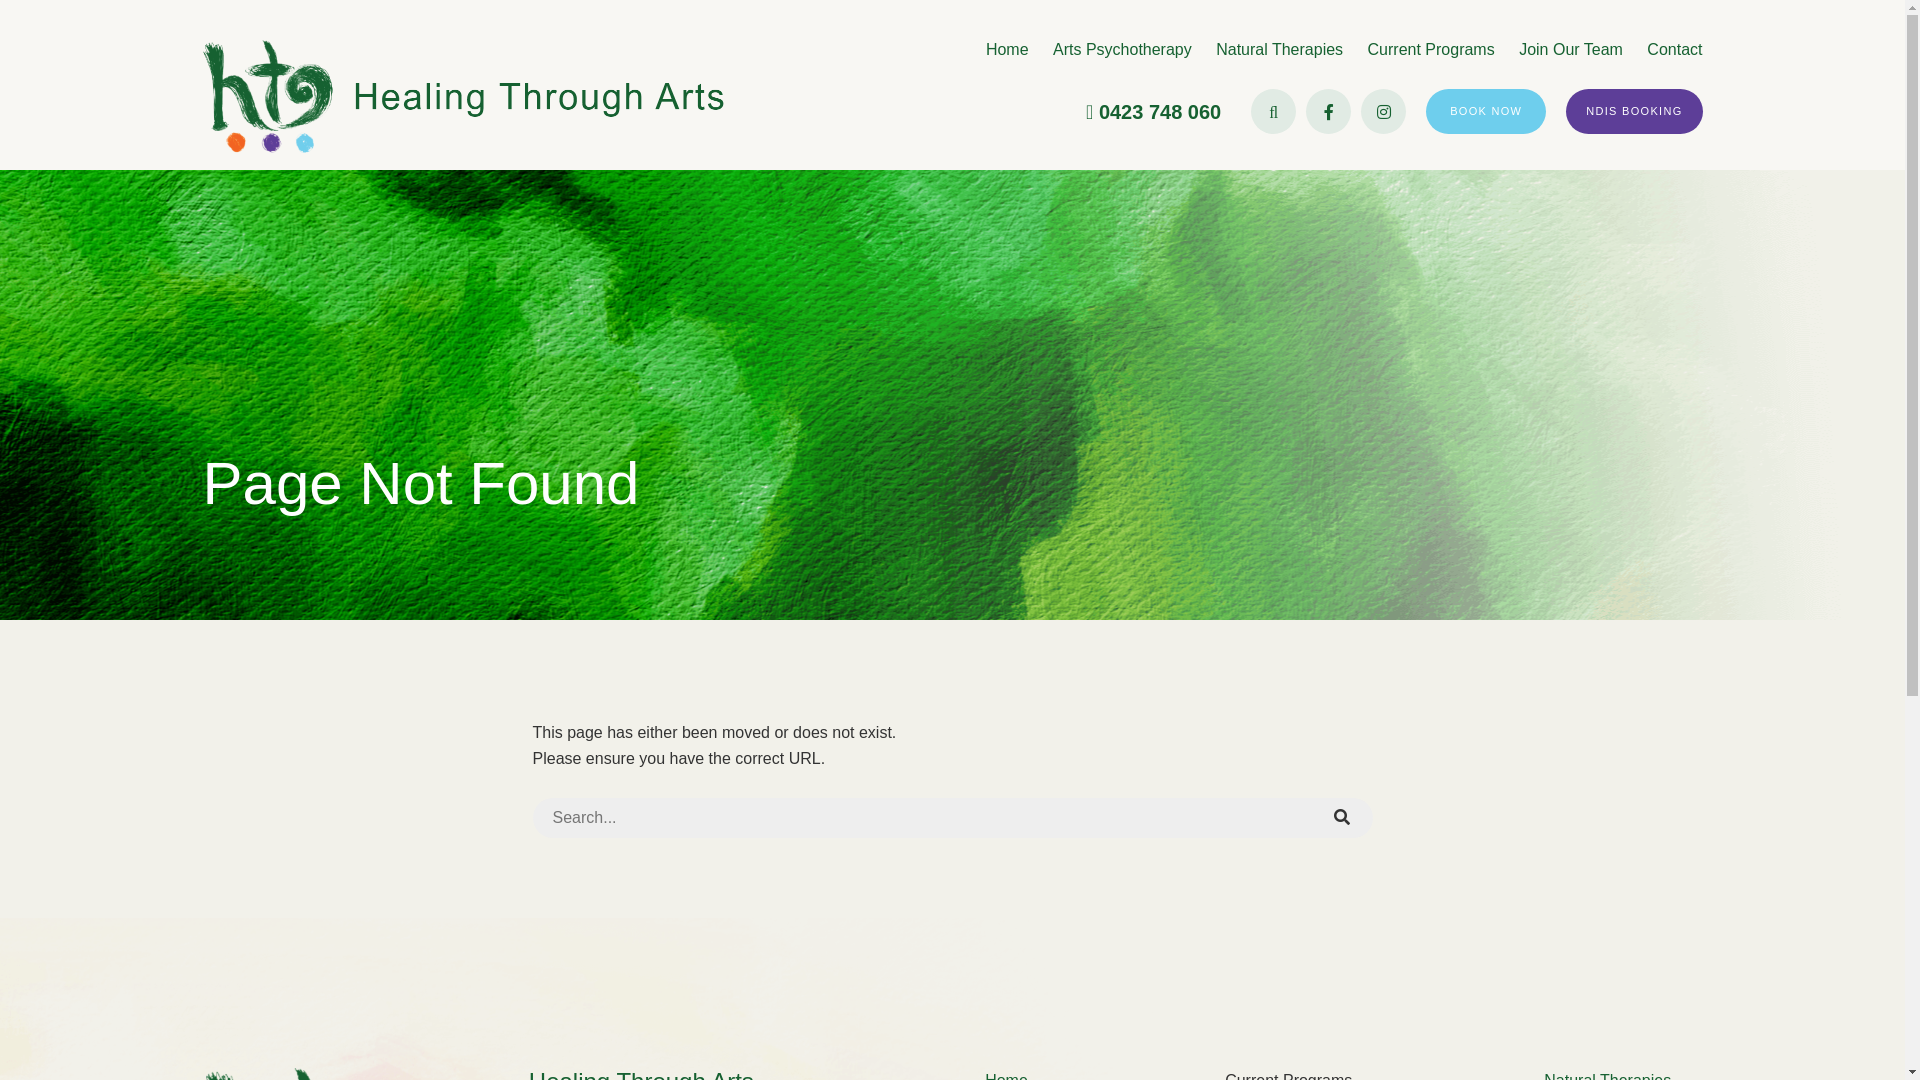 The image size is (1920, 1080). I want to click on '0423 748 060', so click(1160, 111).